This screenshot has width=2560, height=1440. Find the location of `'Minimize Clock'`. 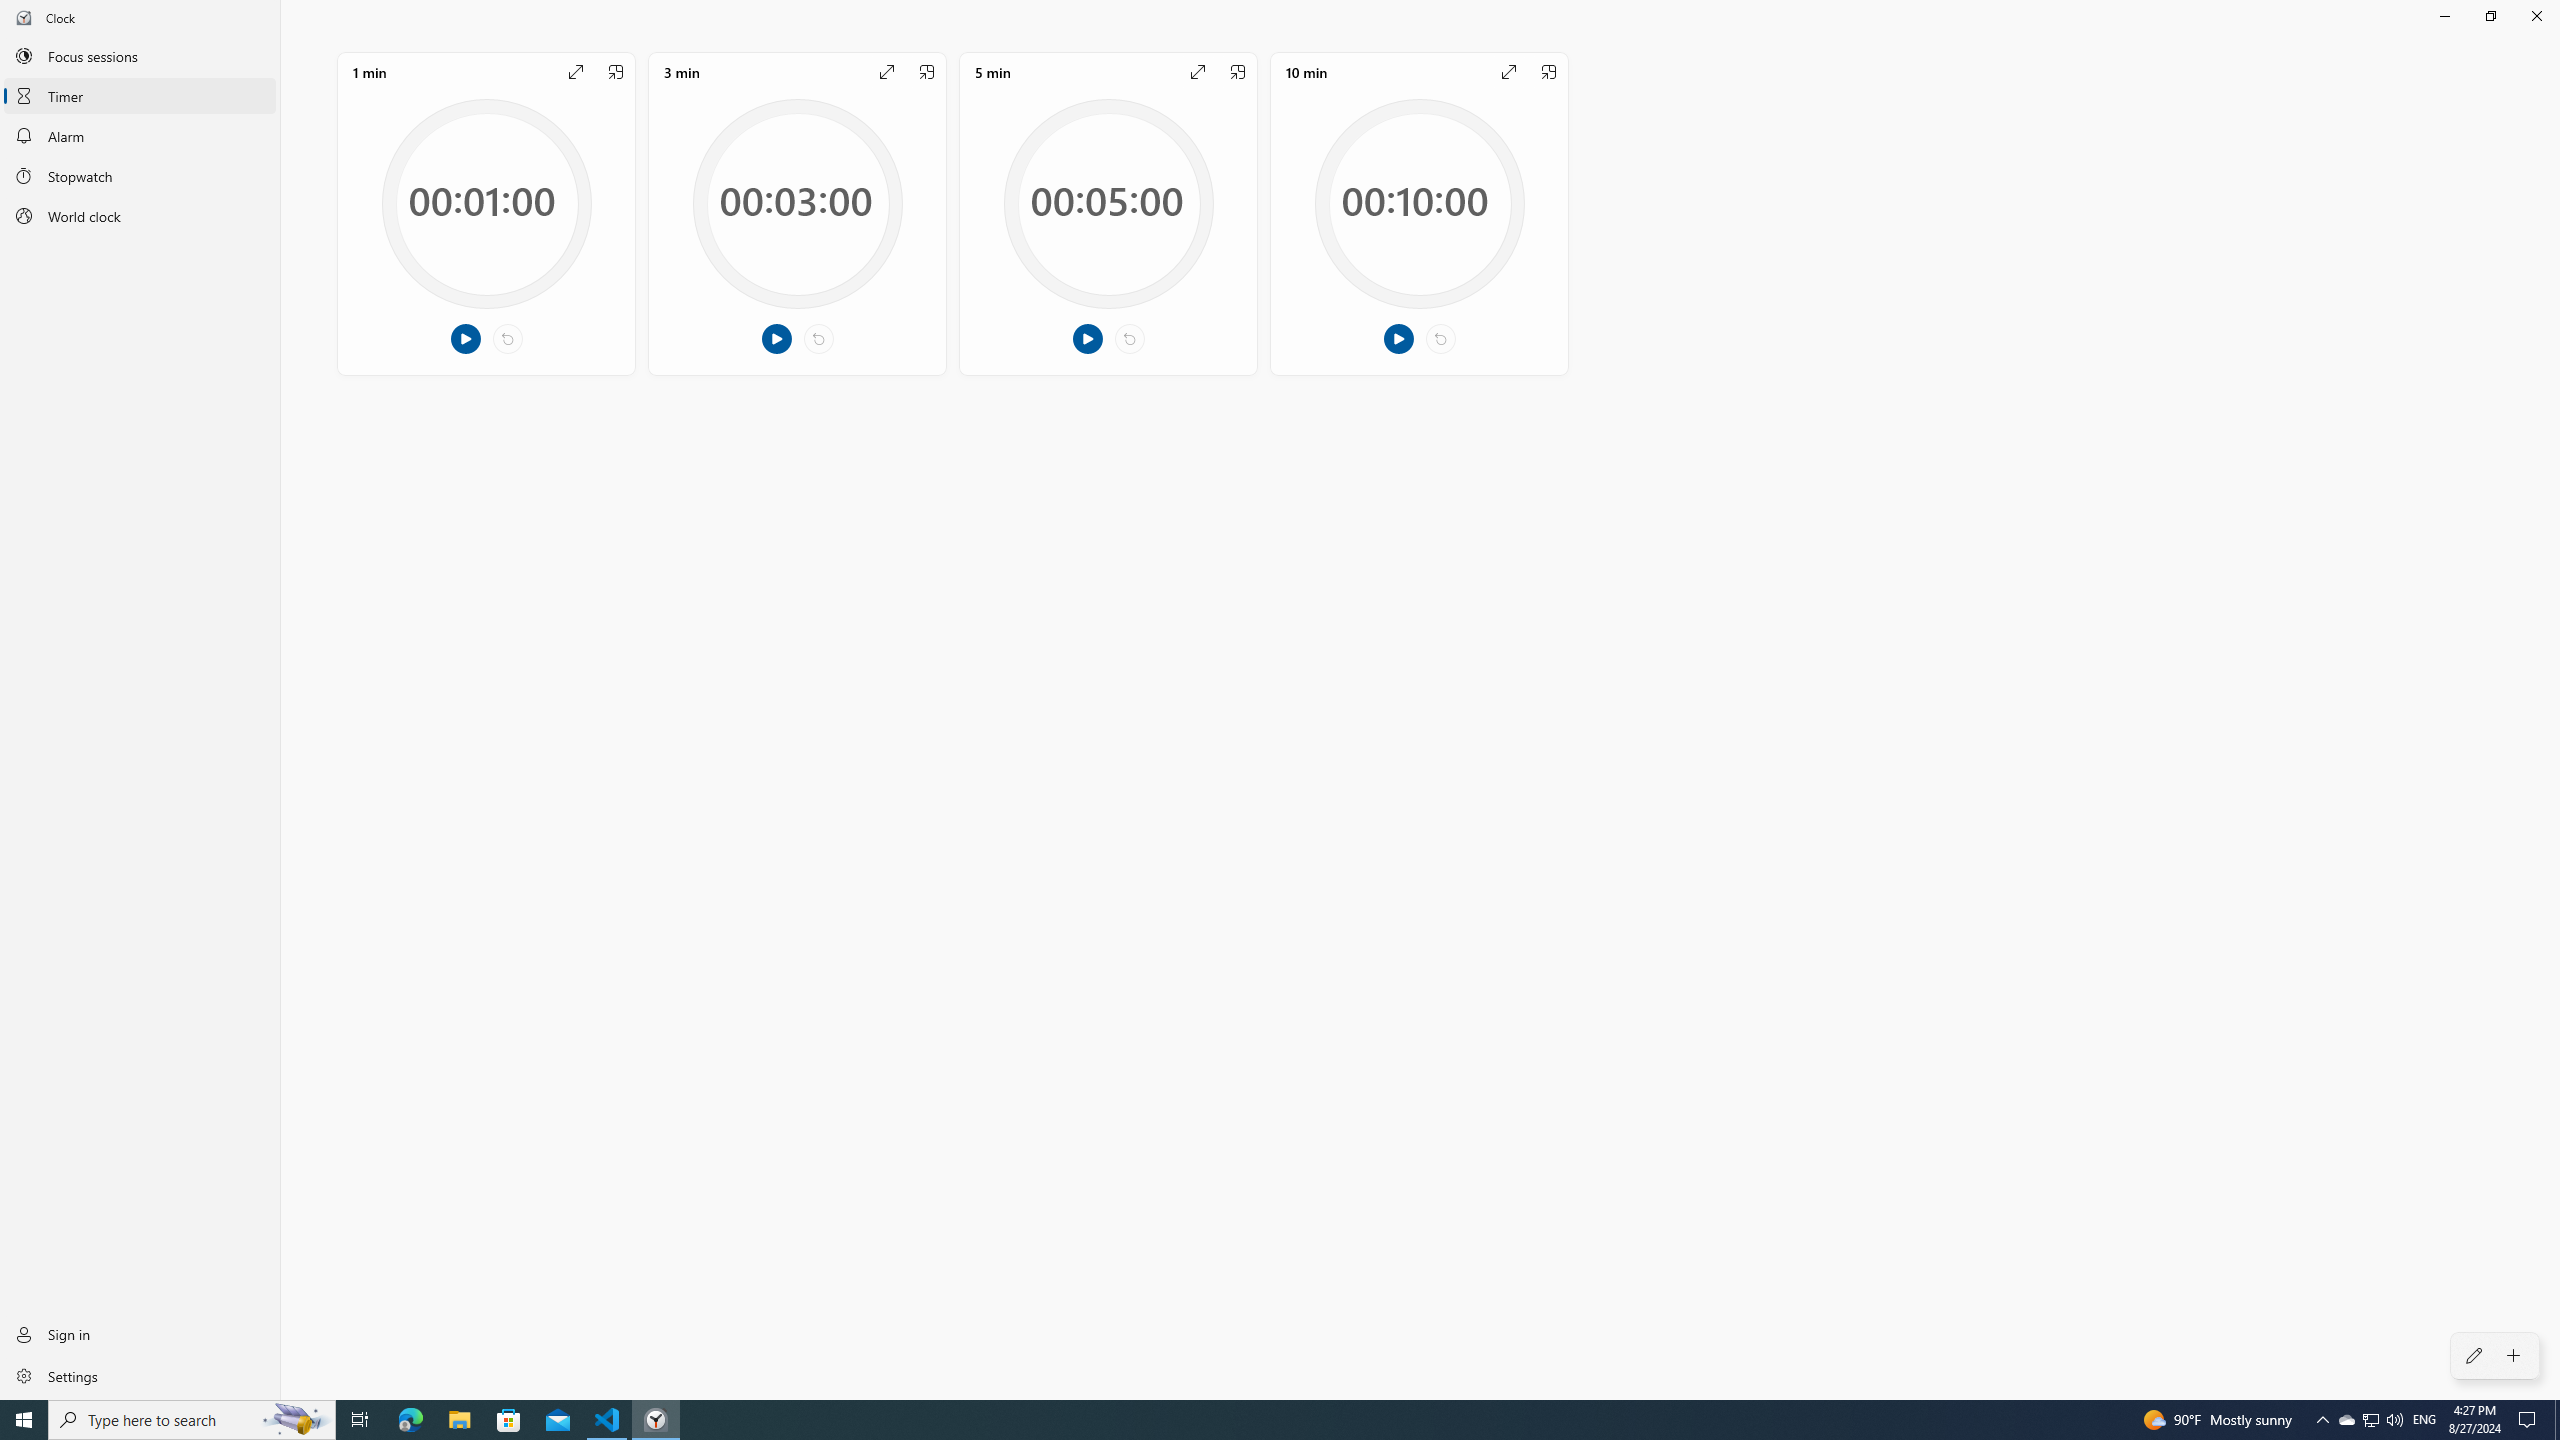

'Minimize Clock' is located at coordinates (2443, 15).